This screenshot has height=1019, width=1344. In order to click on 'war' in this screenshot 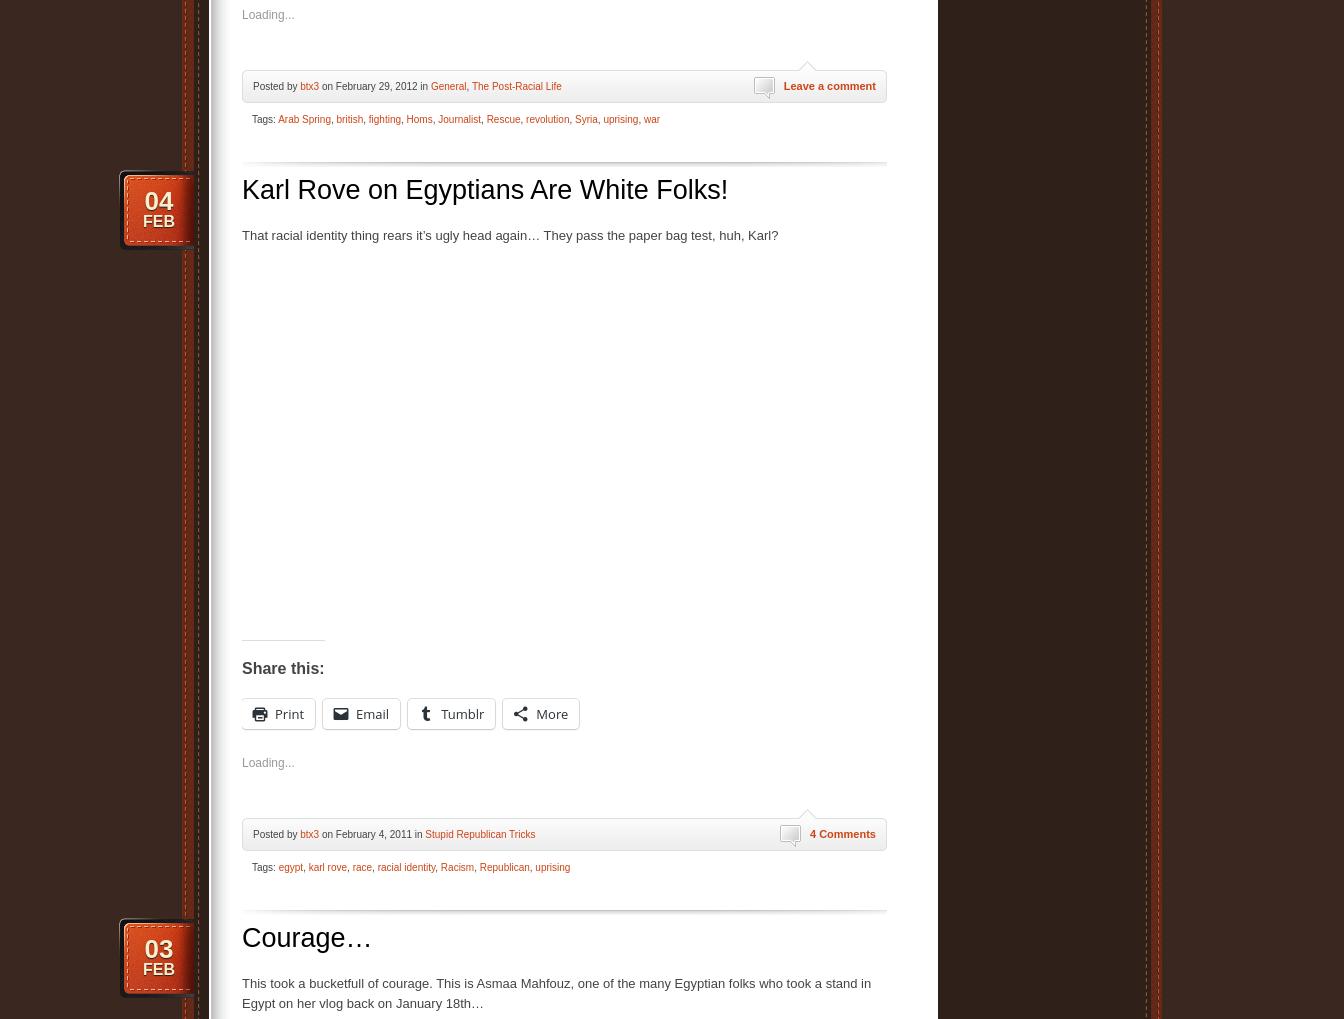, I will do `click(642, 117)`.